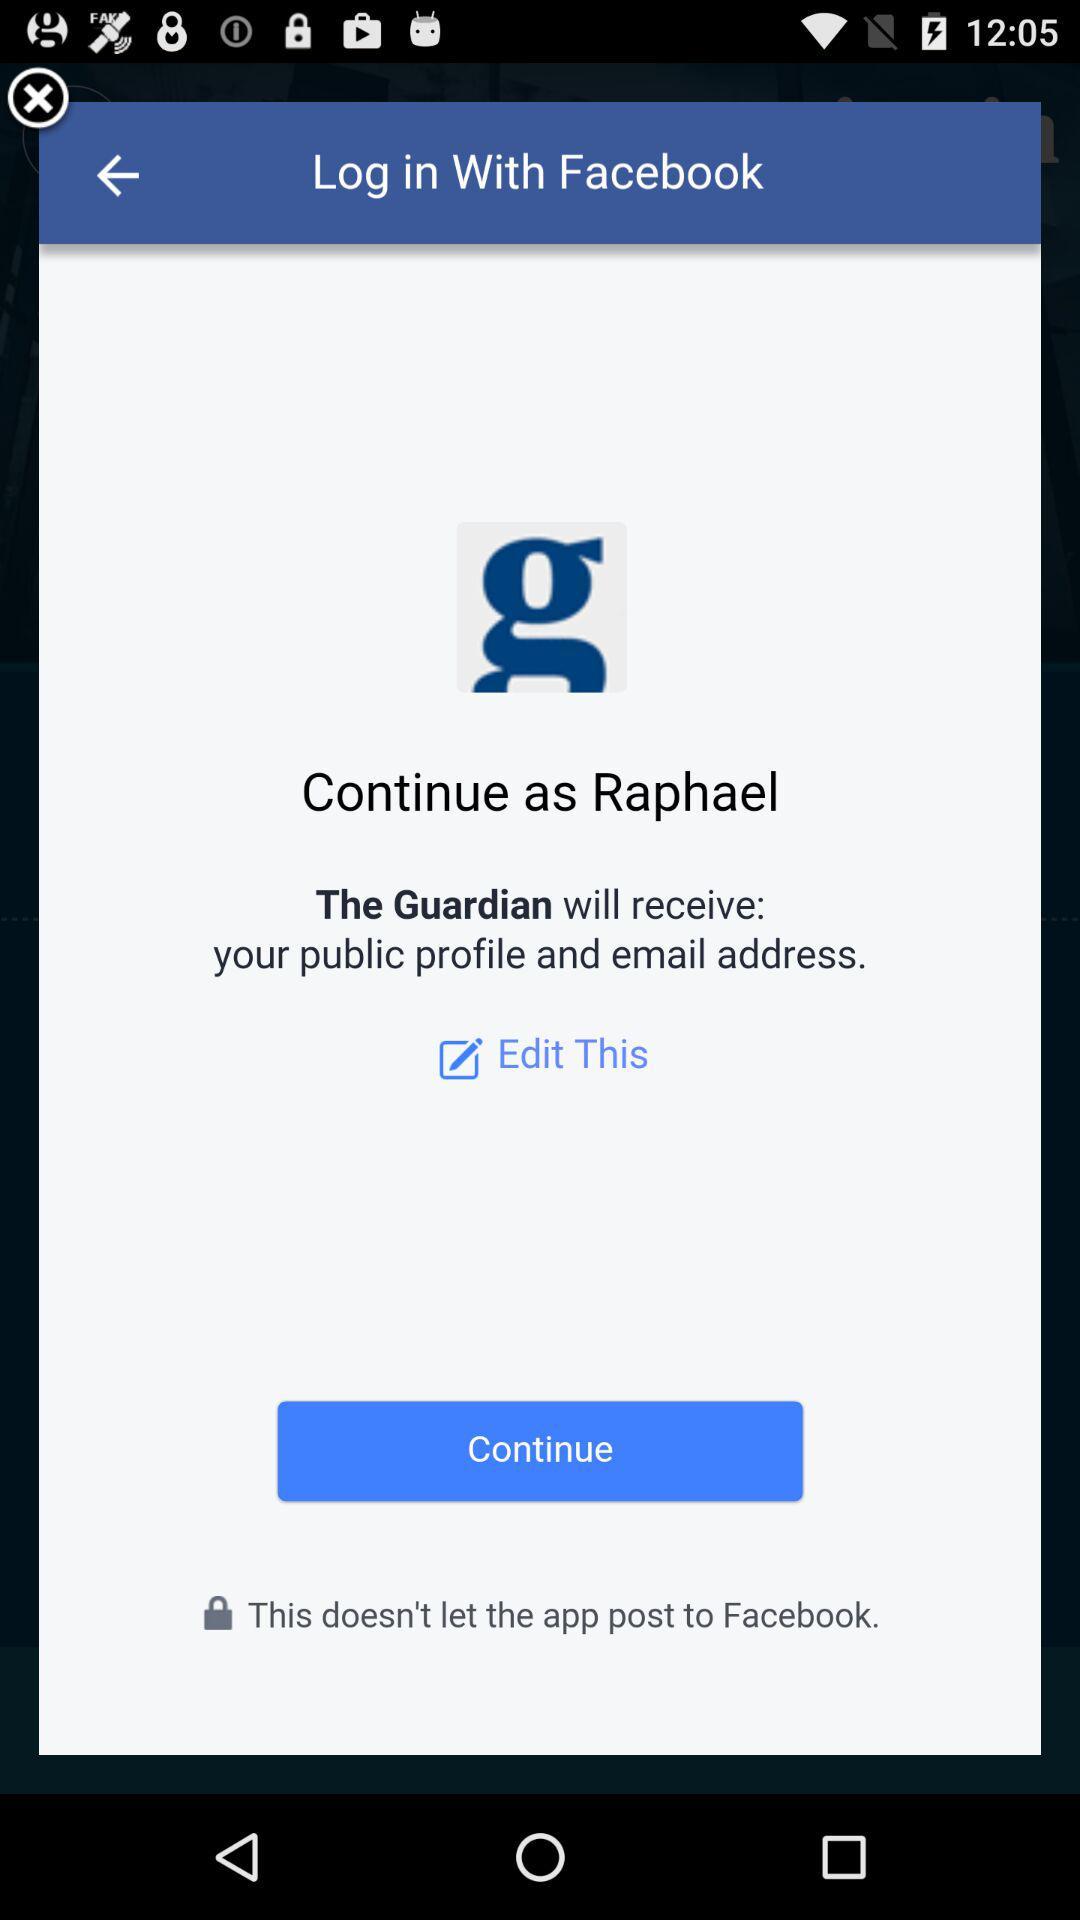 The height and width of the screenshot is (1920, 1080). What do you see at coordinates (38, 100) in the screenshot?
I see `the facebook login page` at bounding box center [38, 100].